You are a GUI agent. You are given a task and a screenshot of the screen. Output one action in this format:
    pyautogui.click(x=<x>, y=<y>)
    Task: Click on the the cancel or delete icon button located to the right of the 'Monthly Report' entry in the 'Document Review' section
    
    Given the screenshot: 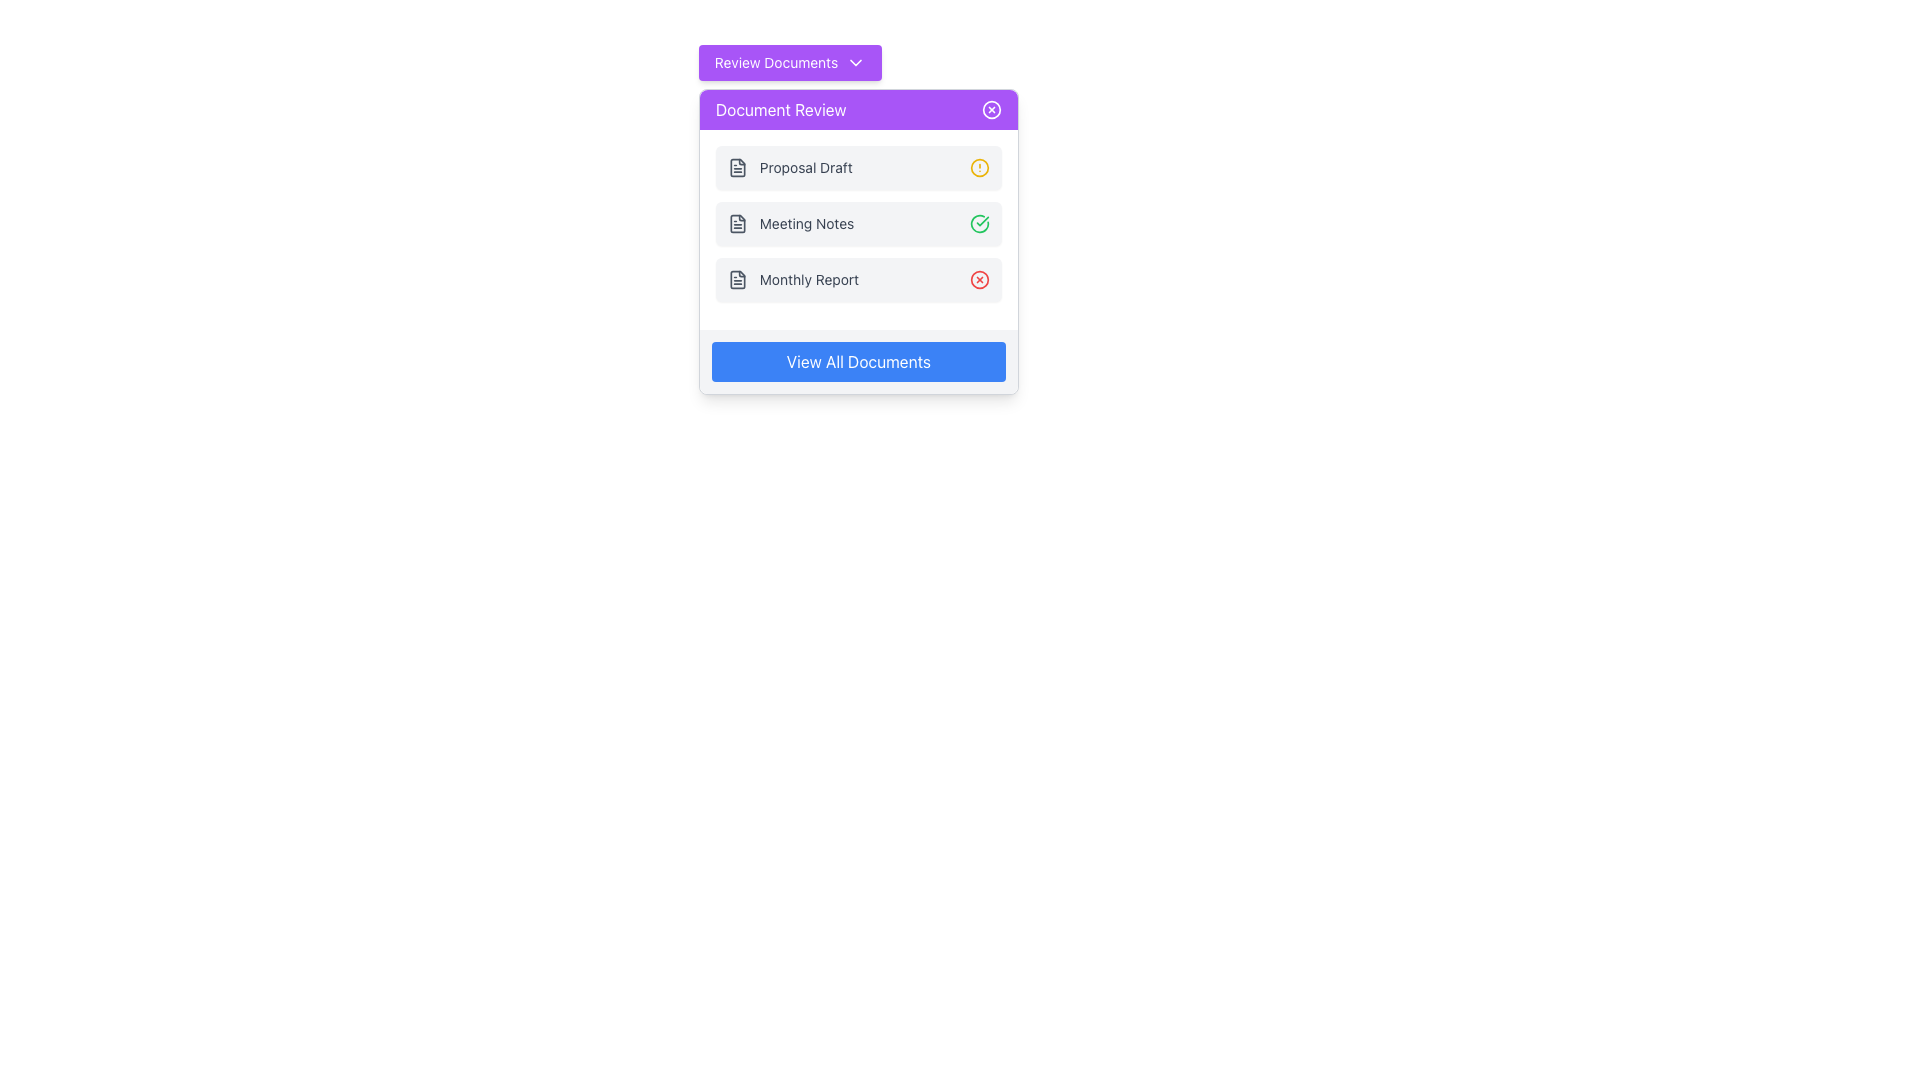 What is the action you would take?
    pyautogui.click(x=979, y=280)
    